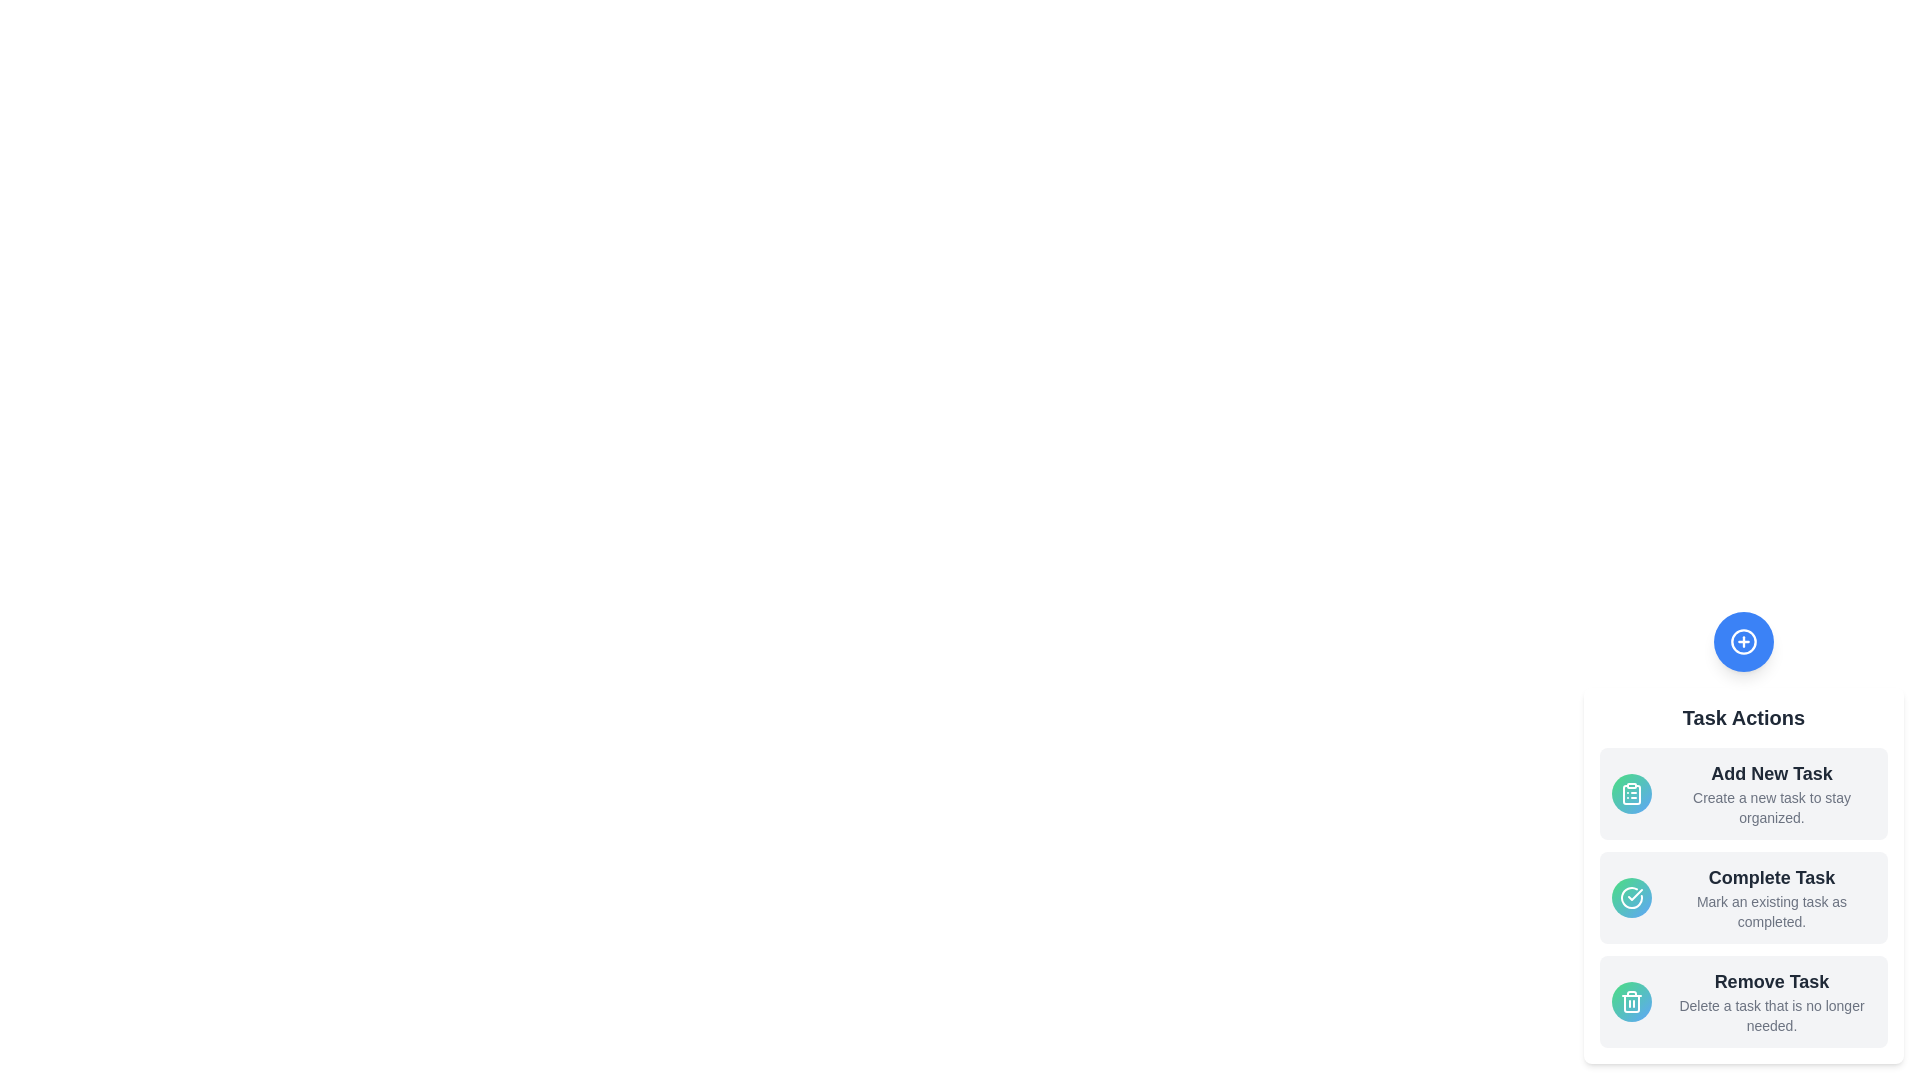 The image size is (1920, 1080). What do you see at coordinates (1771, 877) in the screenshot?
I see `the task option title Complete Task to trigger its interaction` at bounding box center [1771, 877].